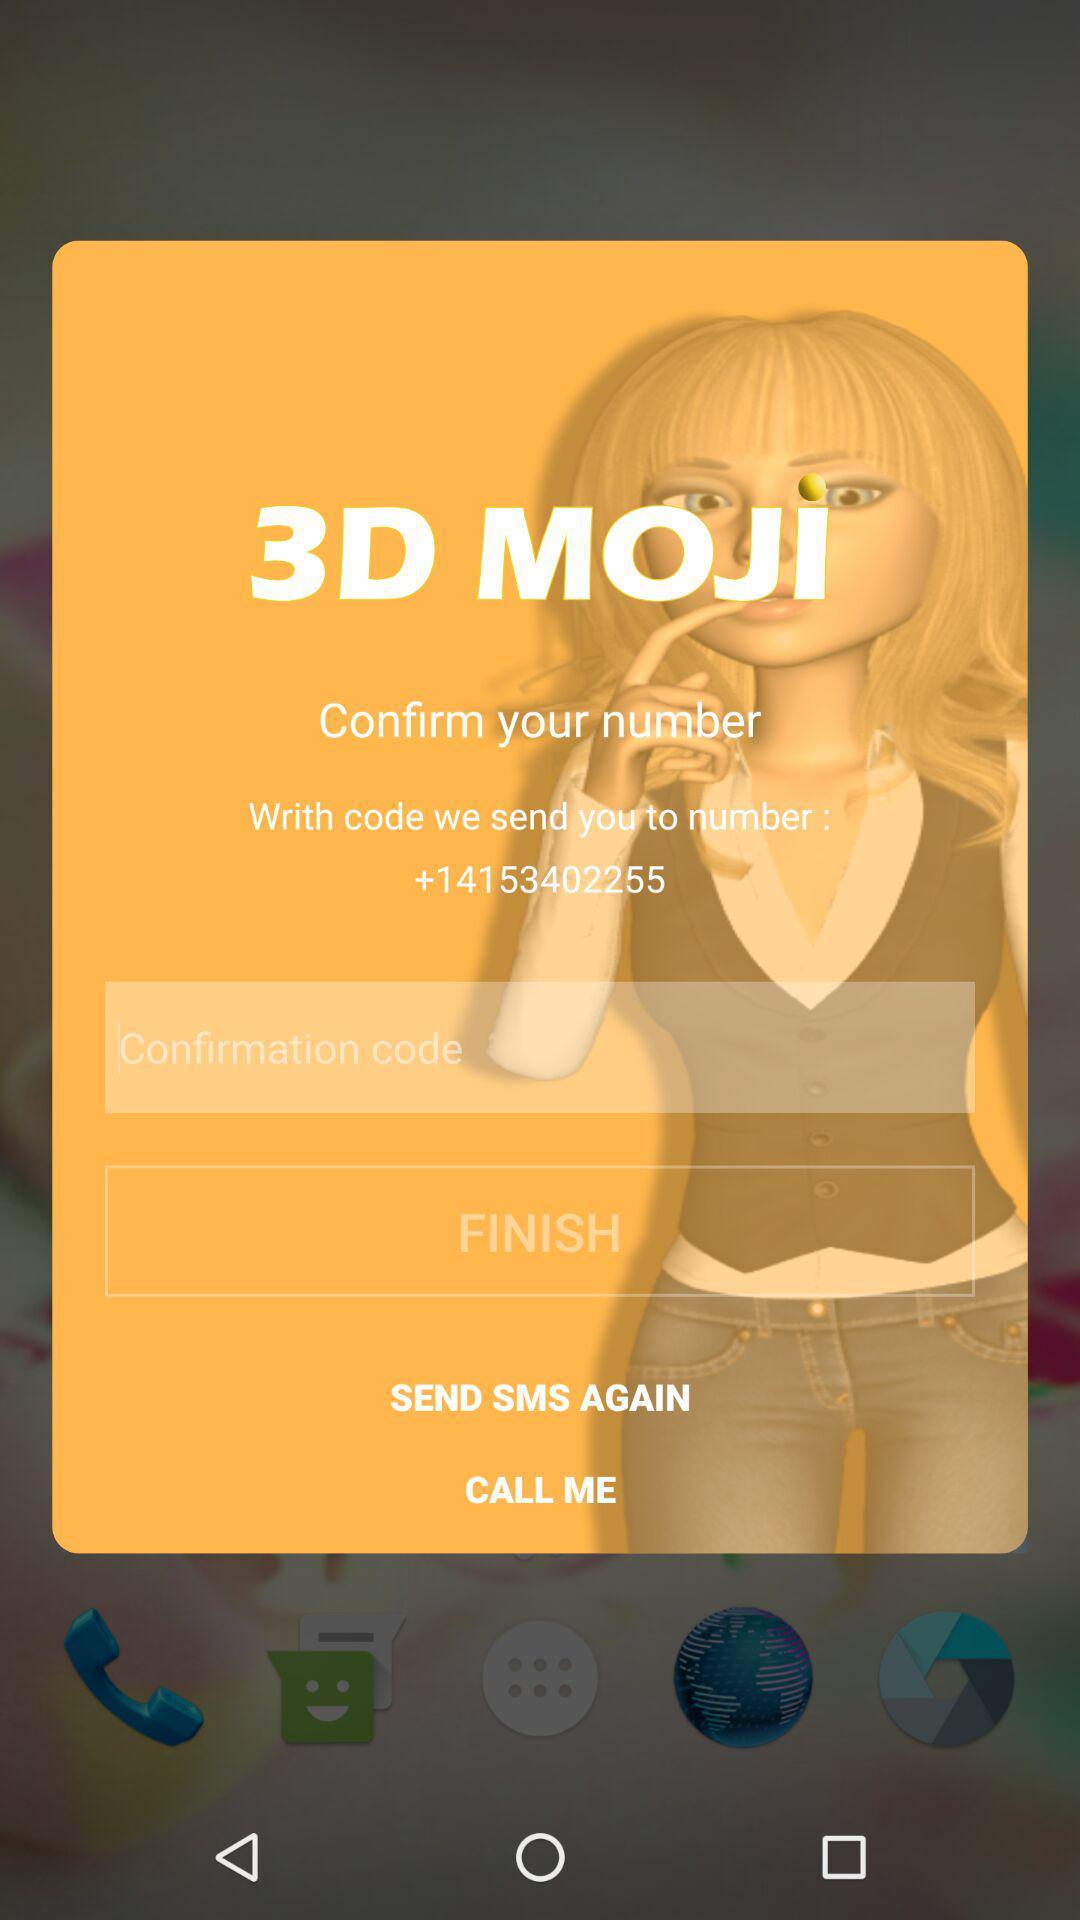 The image size is (1080, 1920). What do you see at coordinates (487, 1046) in the screenshot?
I see `confirmation code` at bounding box center [487, 1046].